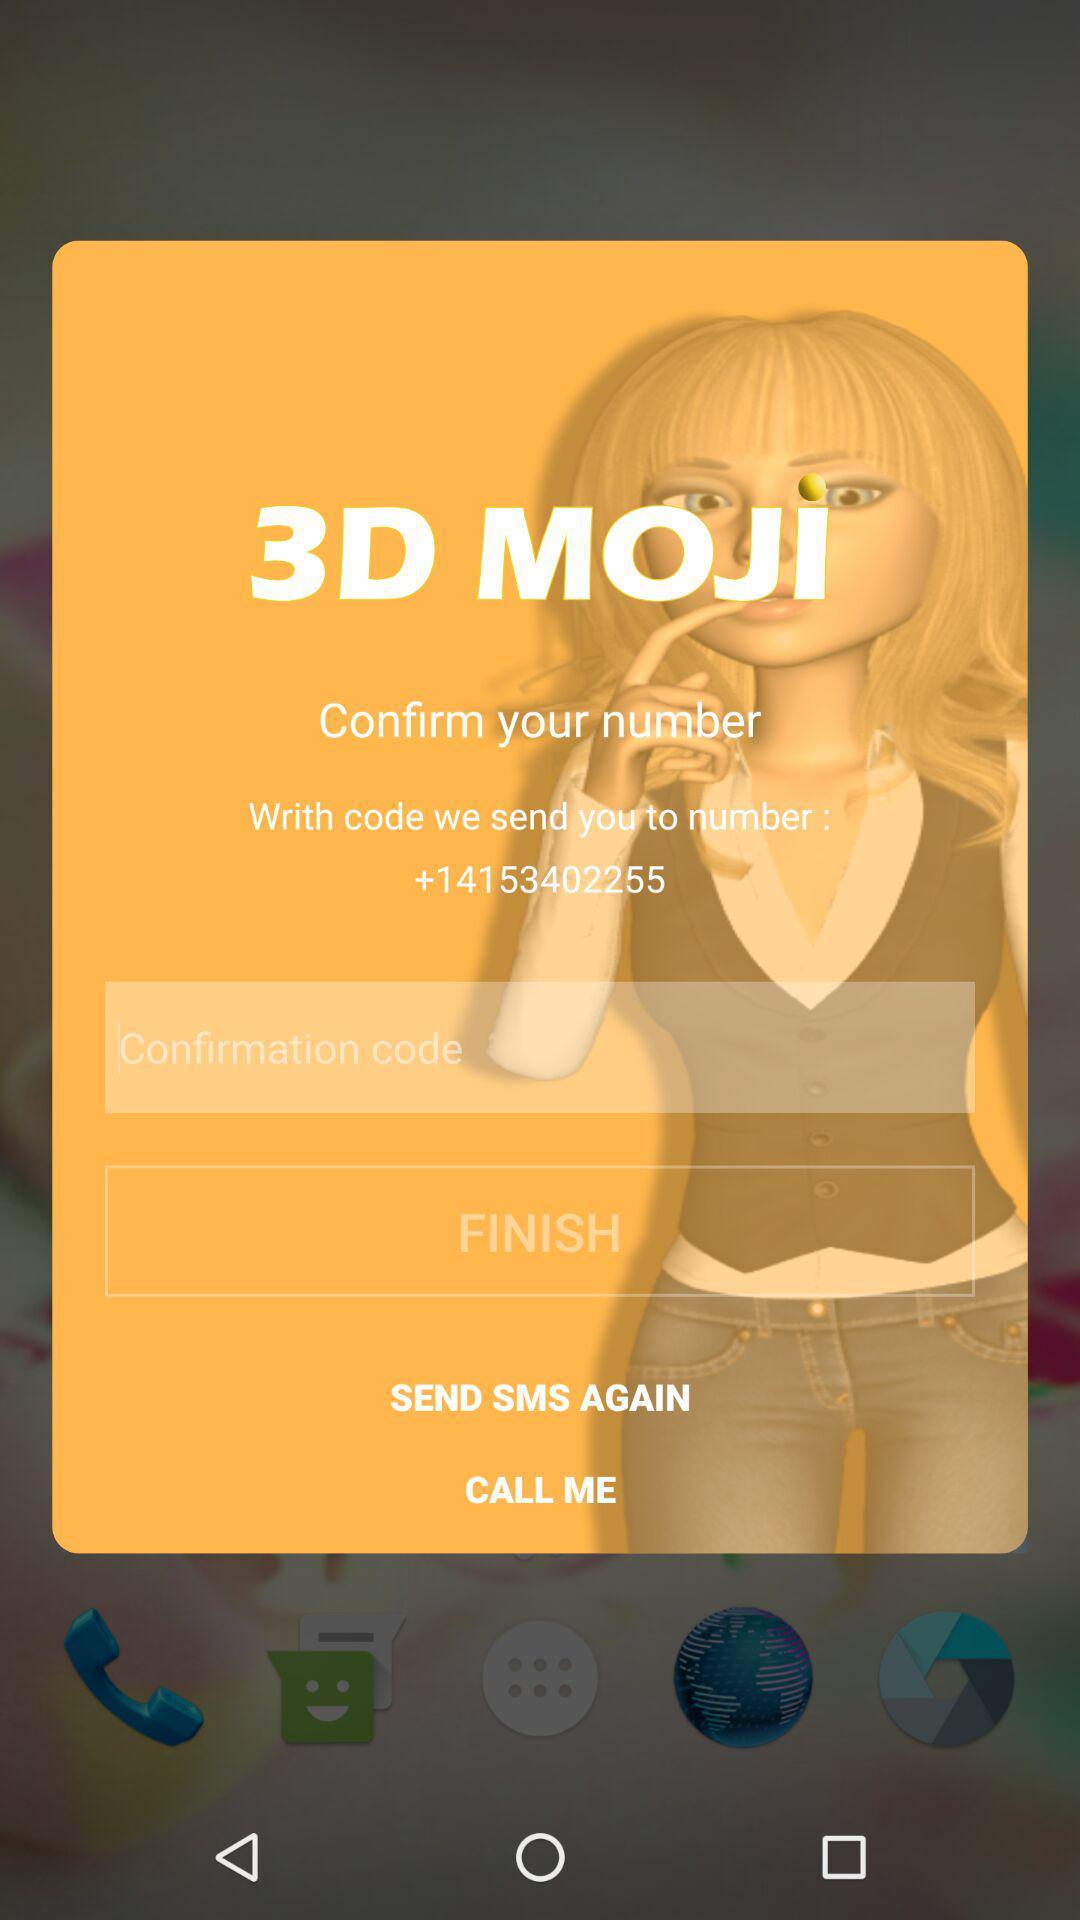 The image size is (1080, 1920). What do you see at coordinates (487, 1046) in the screenshot?
I see `confirmation code` at bounding box center [487, 1046].